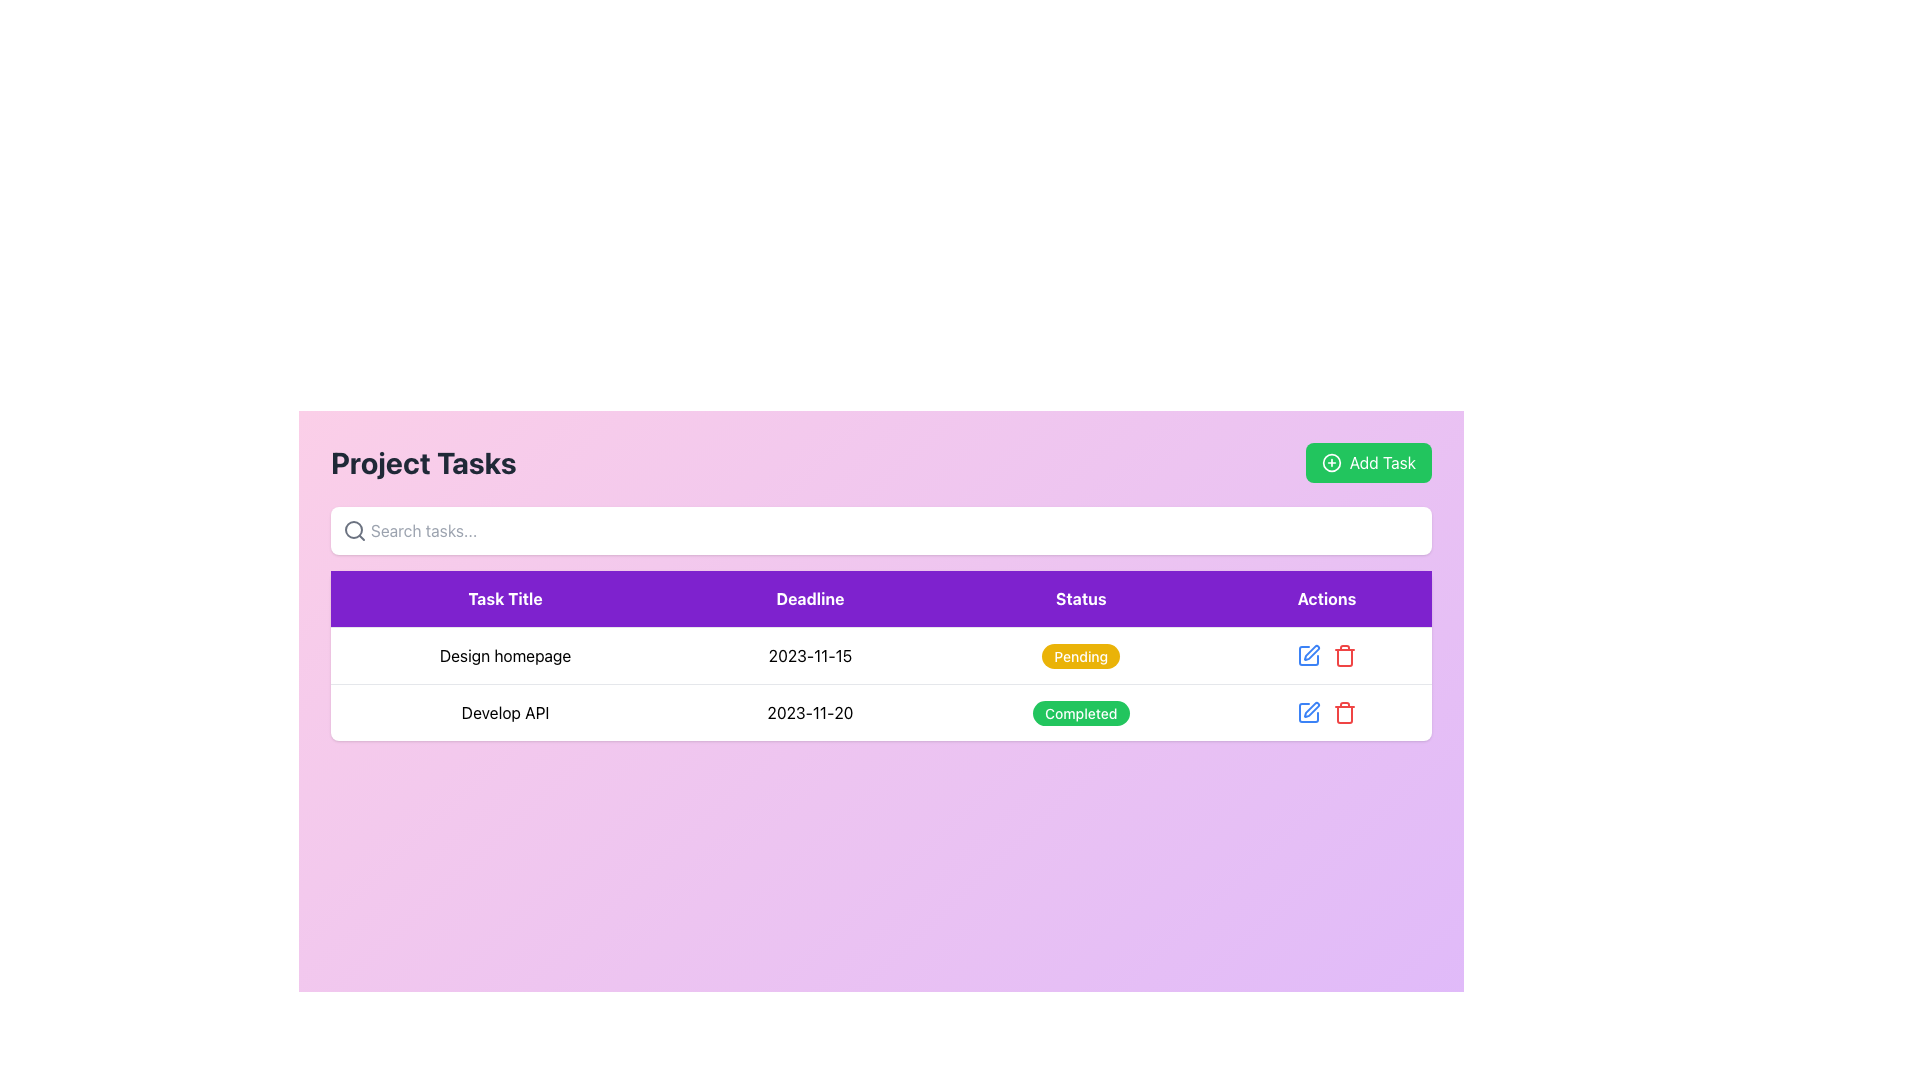 The height and width of the screenshot is (1080, 1920). What do you see at coordinates (1344, 713) in the screenshot?
I see `the middle component of the trash can icon in the 'Actions' column of the second row, which represents the delete action for the 'Develop API' task` at bounding box center [1344, 713].